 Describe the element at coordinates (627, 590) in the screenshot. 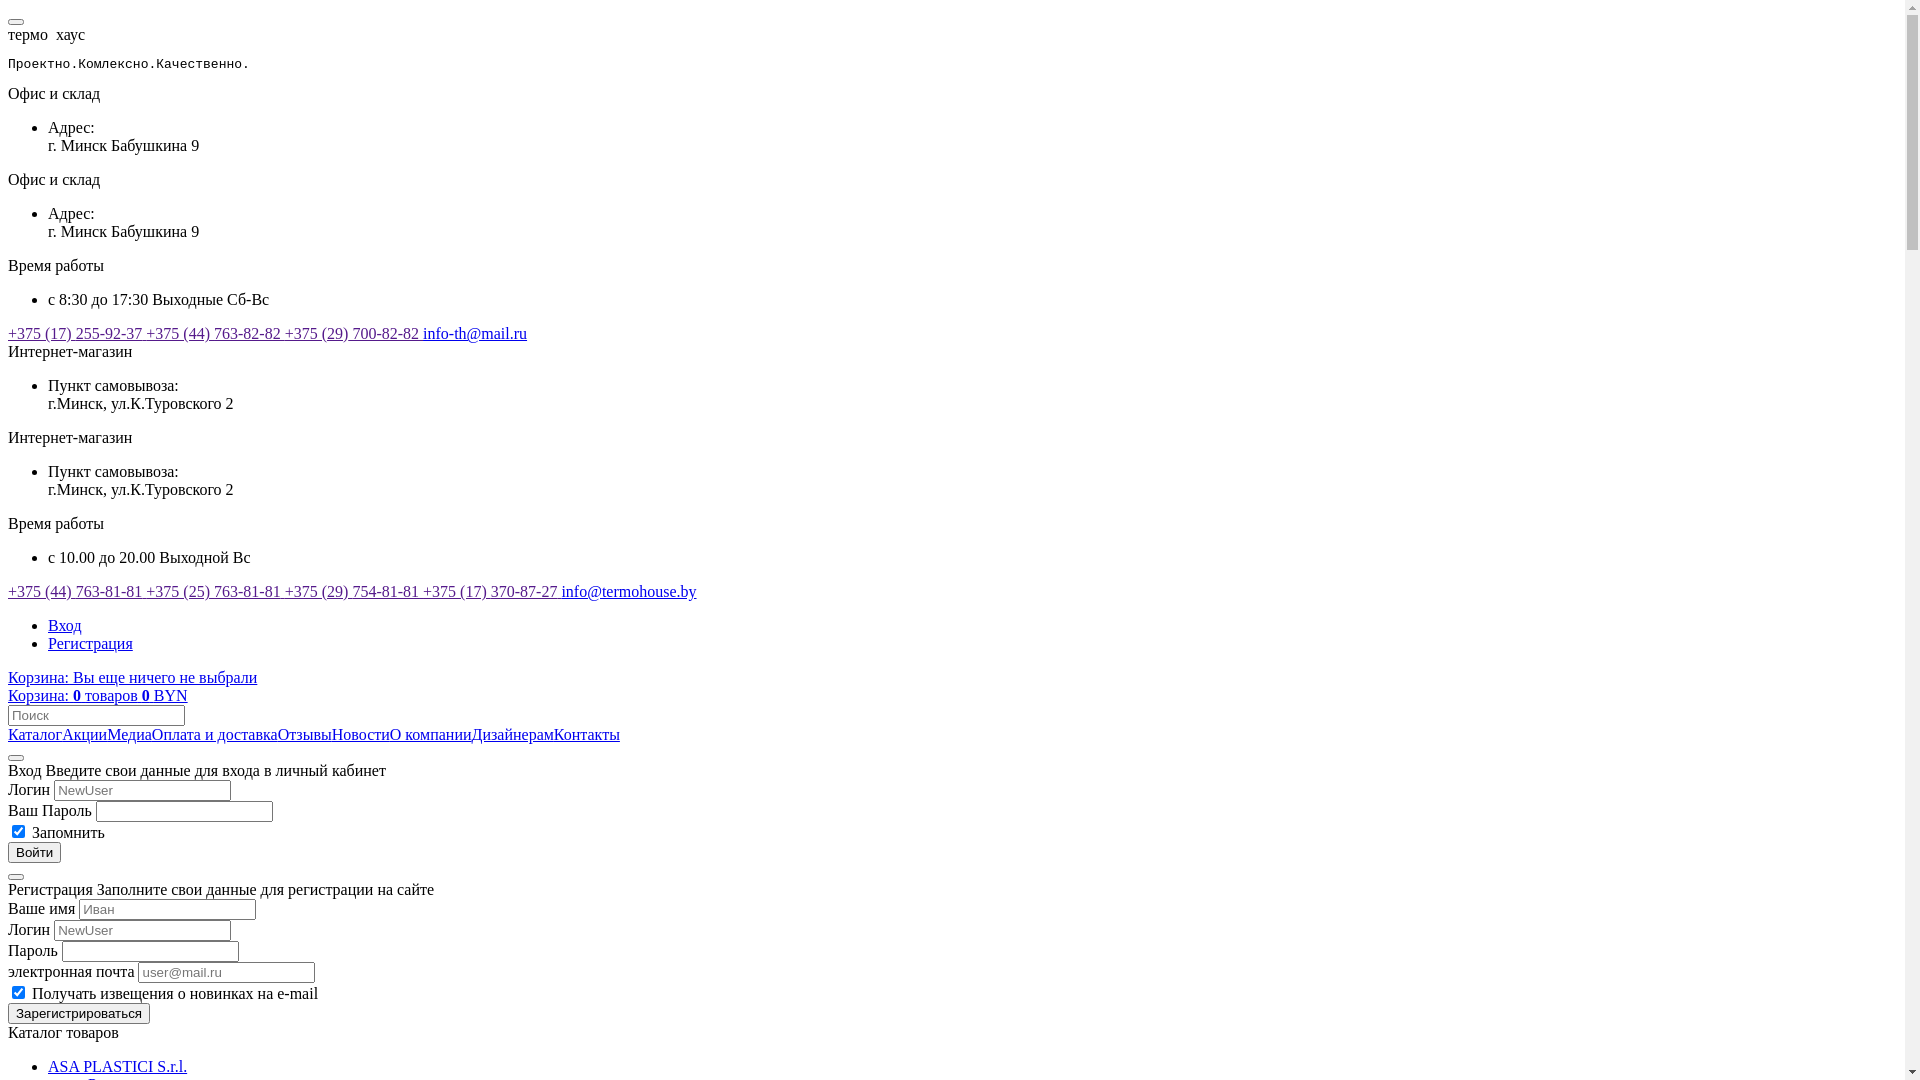

I see `'info@termohouse.by'` at that location.